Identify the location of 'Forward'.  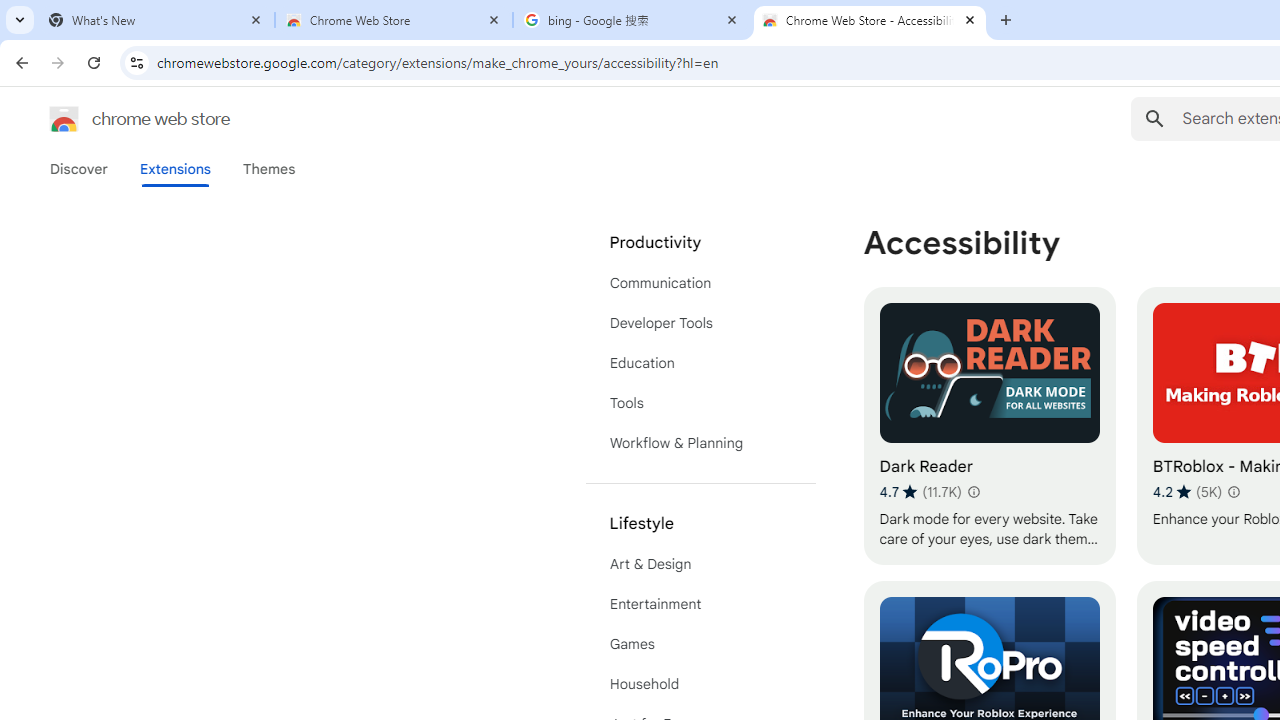
(58, 61).